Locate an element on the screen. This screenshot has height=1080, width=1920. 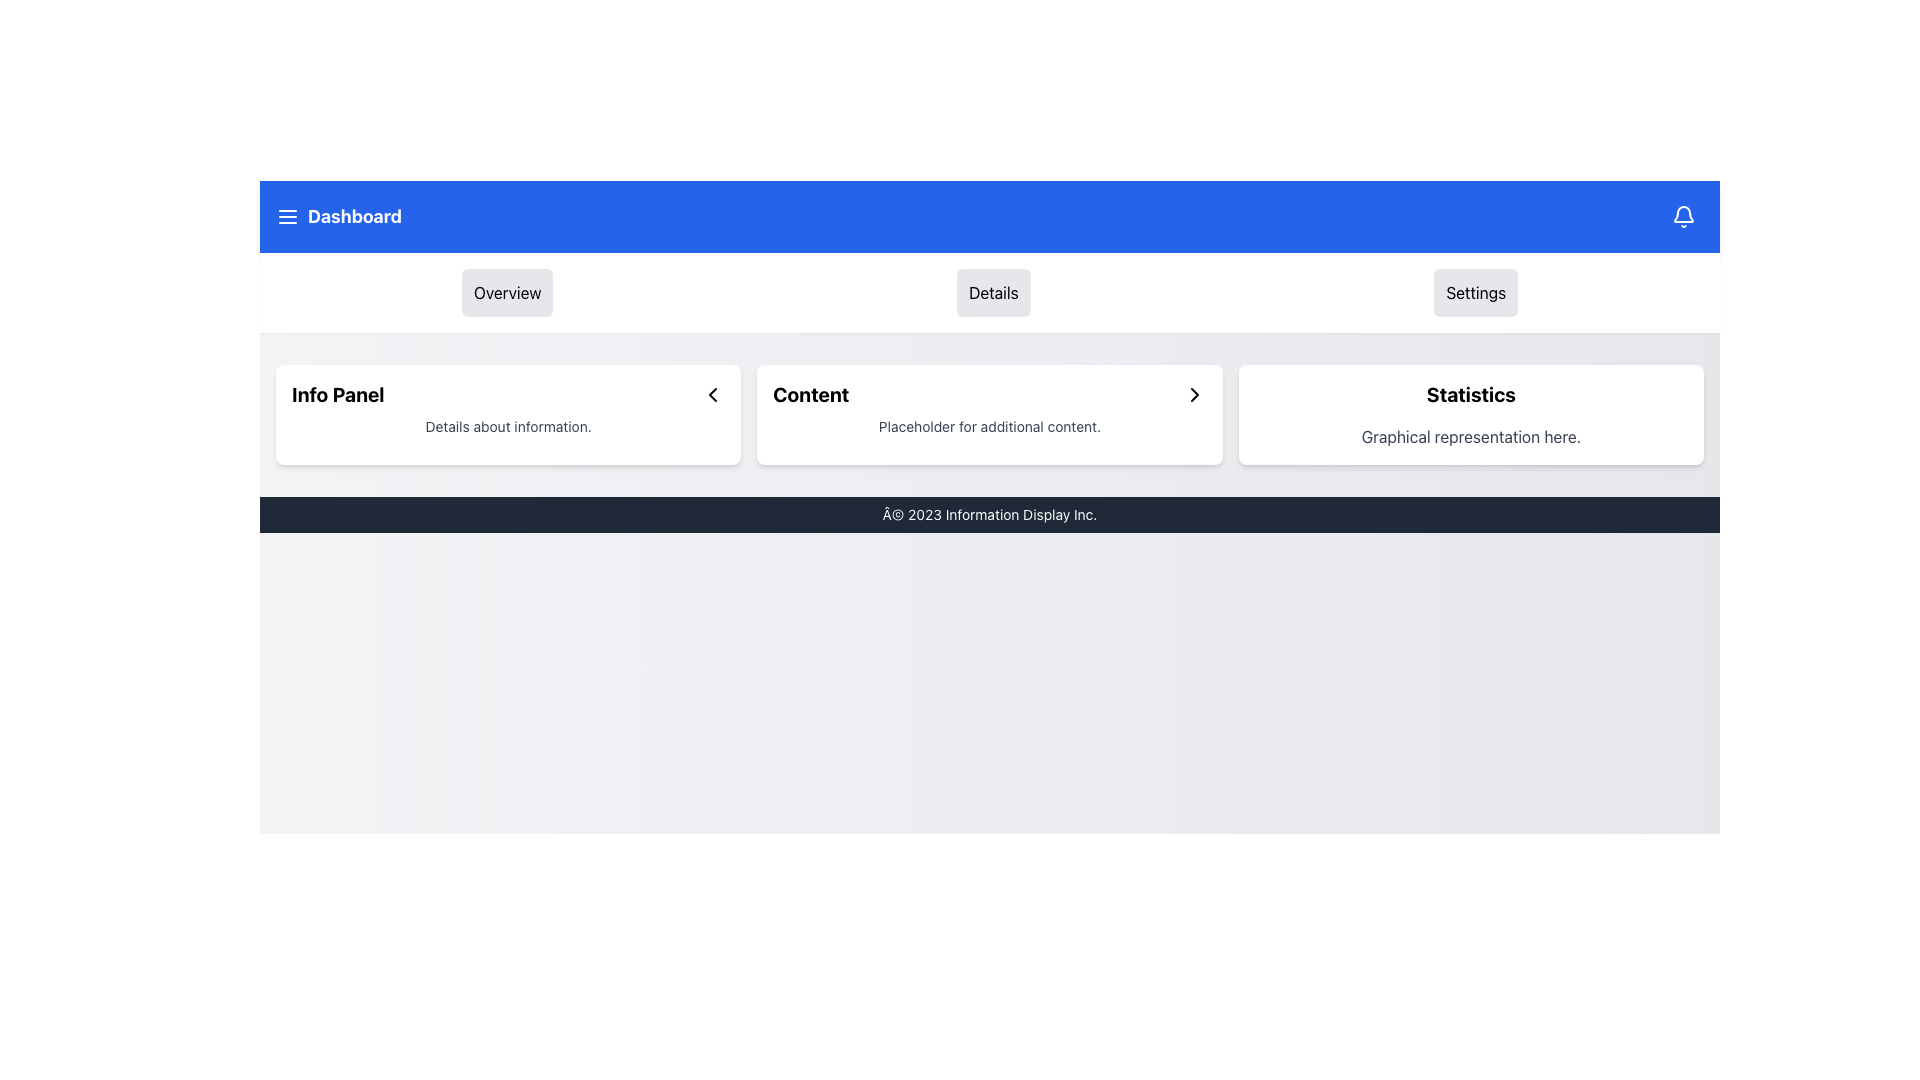
the menu icon, which is represented by three horizontal lines in a white design against a blue background, located to the left of the 'Dashboard' text is located at coordinates (287, 216).